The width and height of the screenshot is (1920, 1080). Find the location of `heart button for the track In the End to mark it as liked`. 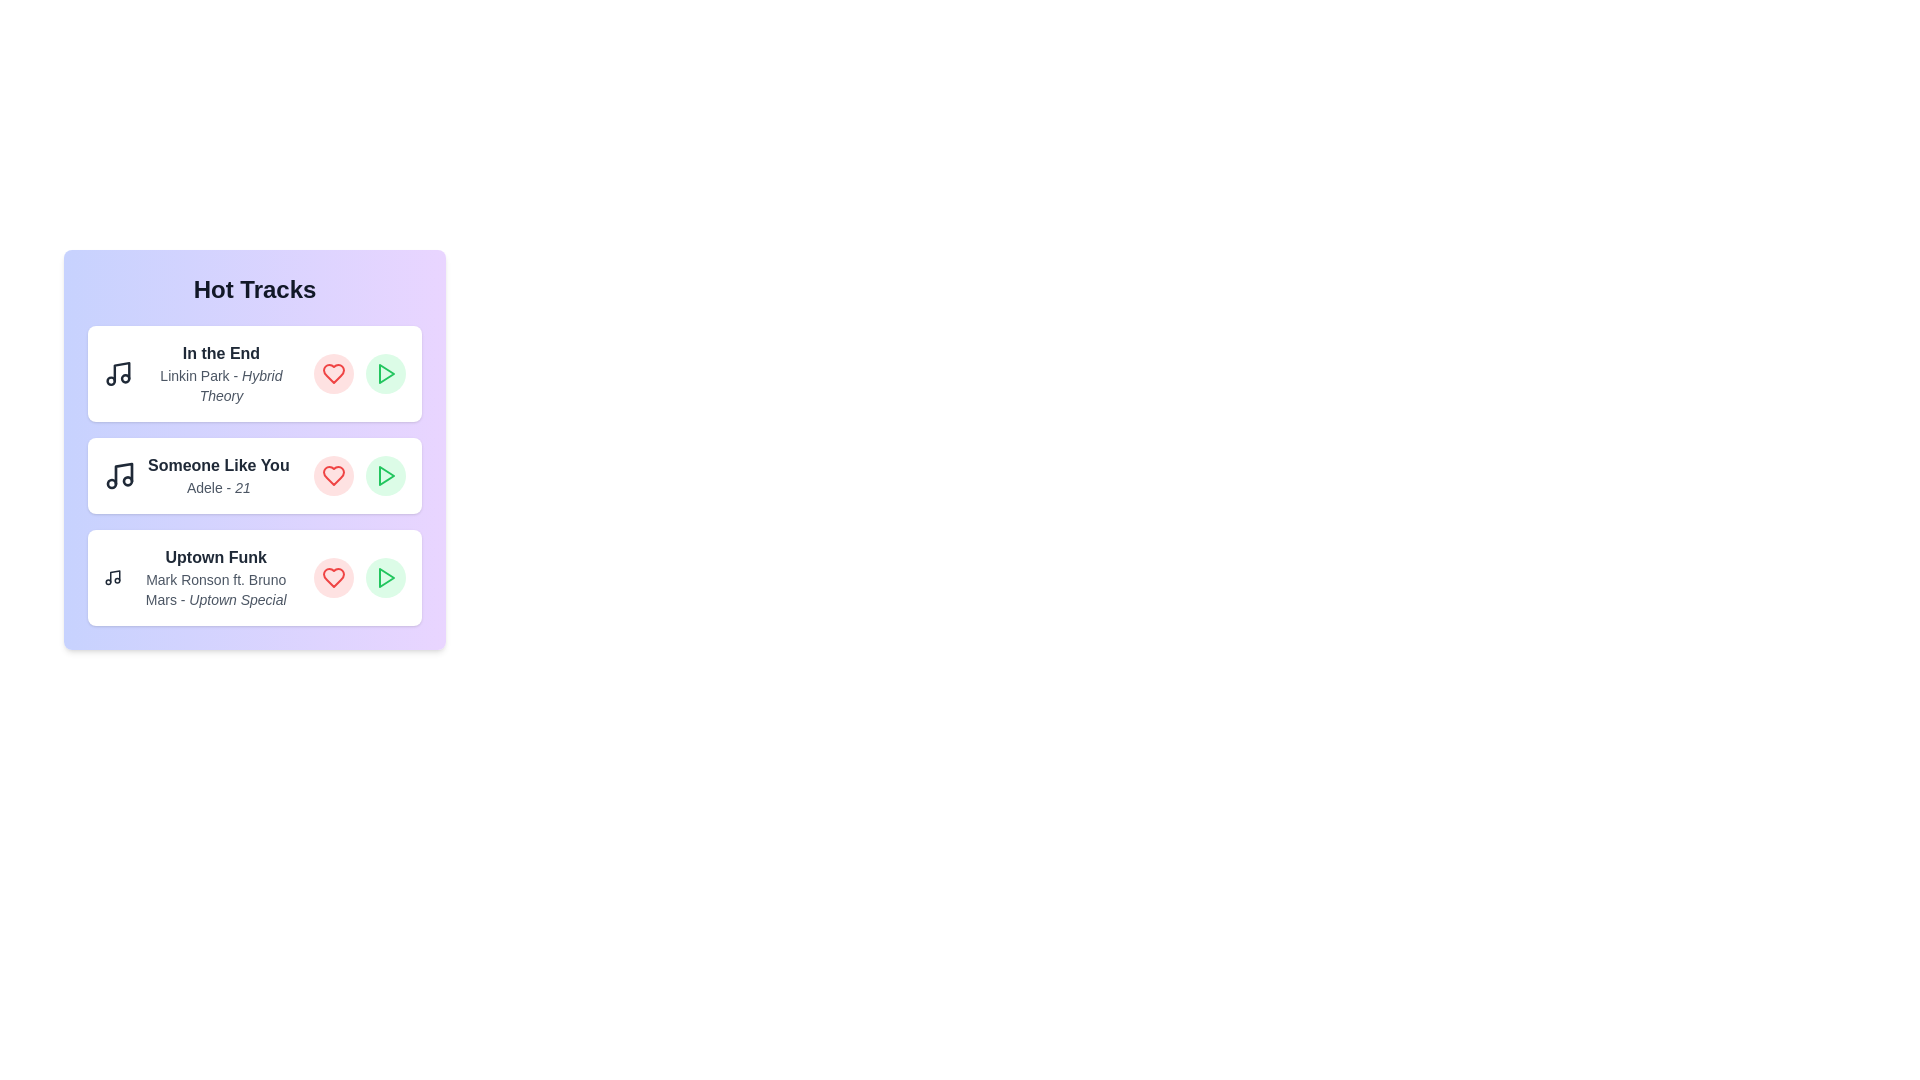

heart button for the track In the End to mark it as liked is located at coordinates (334, 374).